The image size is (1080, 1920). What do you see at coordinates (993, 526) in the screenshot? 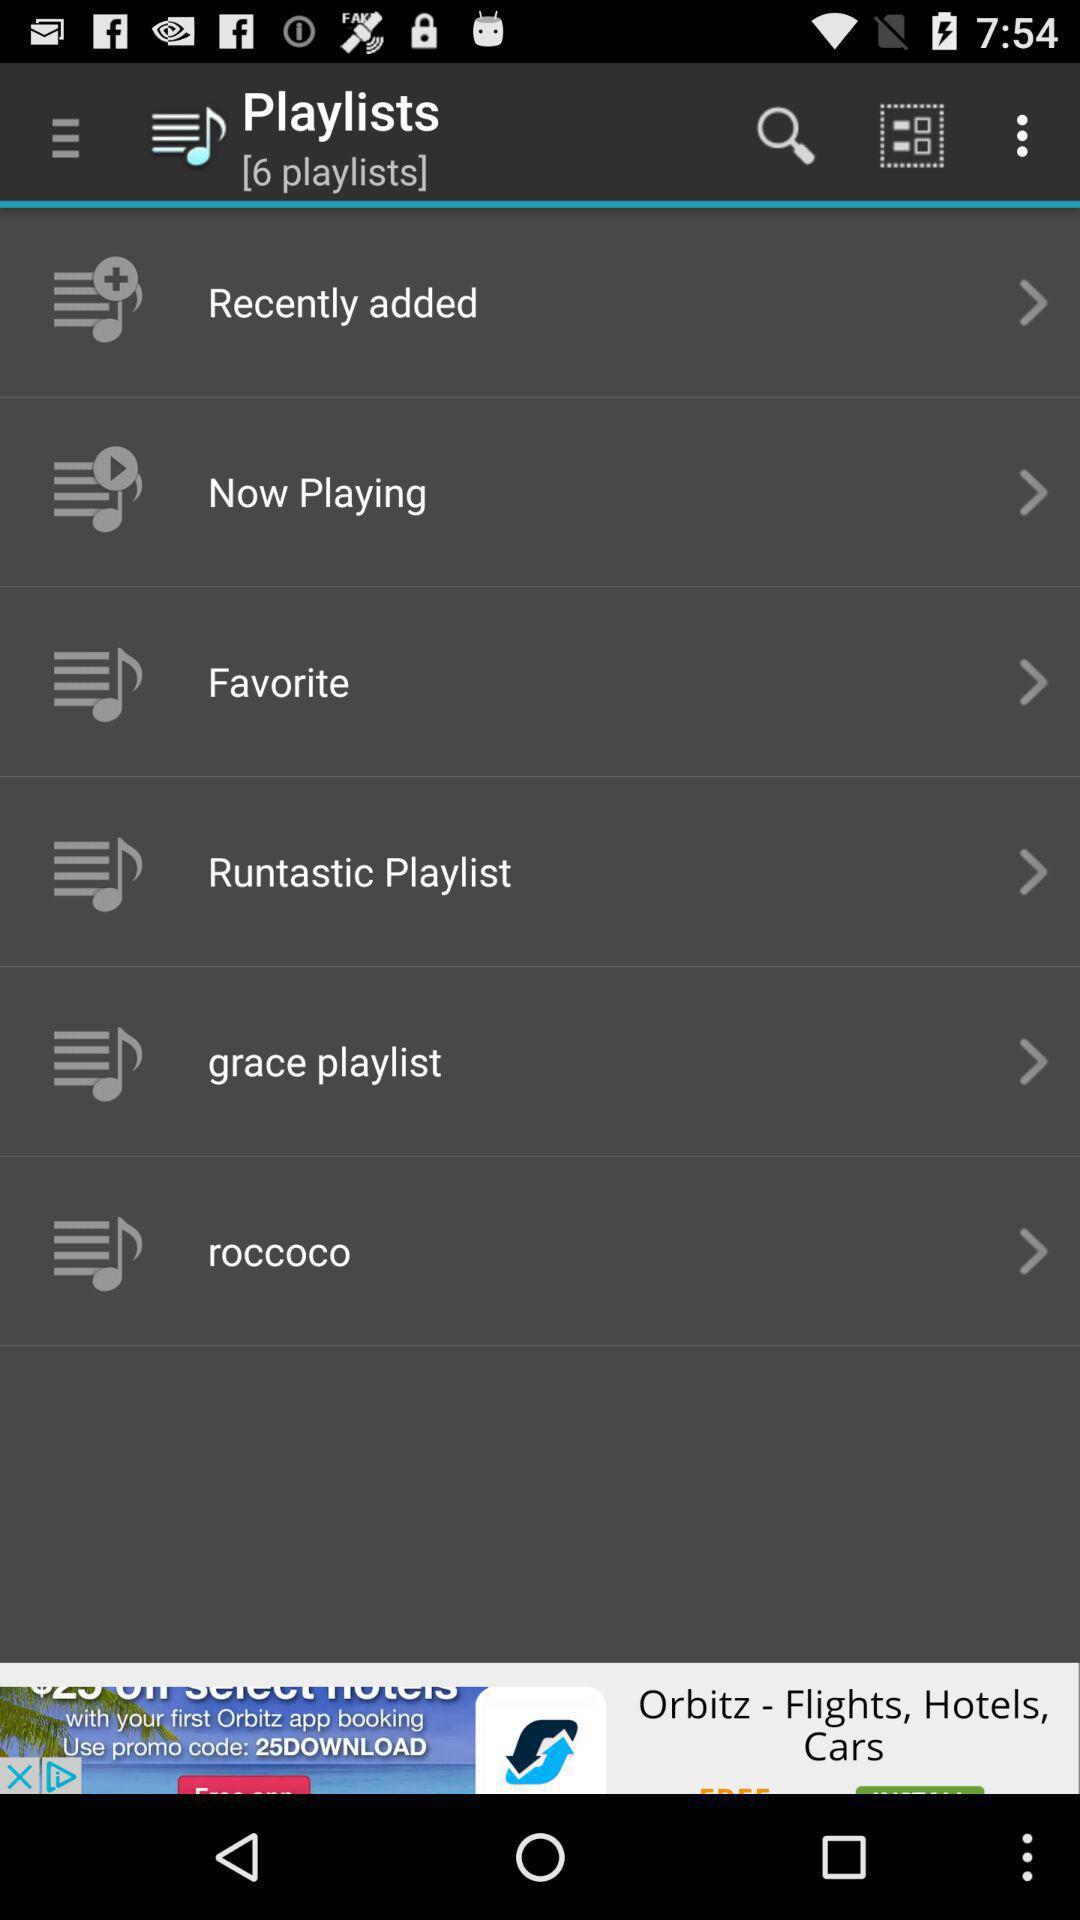
I see `the arrow_forward icon` at bounding box center [993, 526].